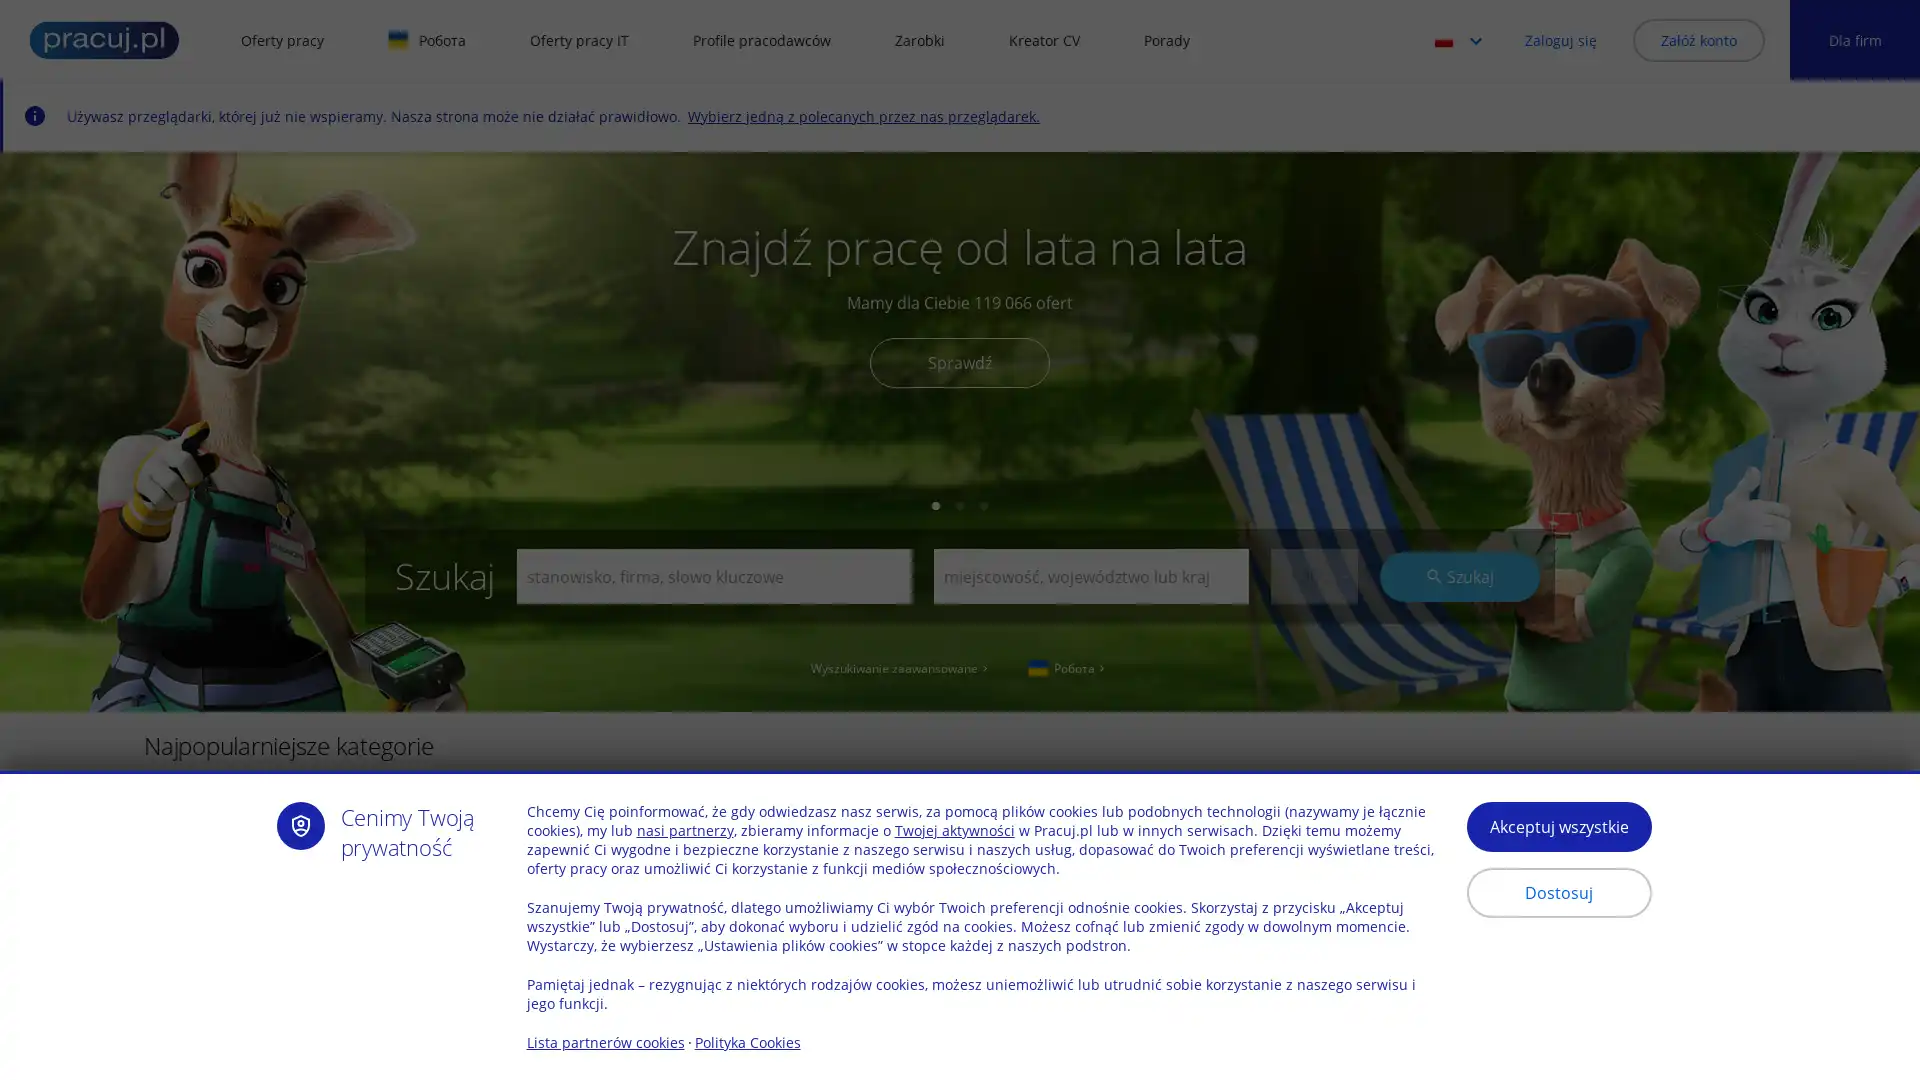  What do you see at coordinates (1313, 617) in the screenshot?
I see `+ 0 km` at bounding box center [1313, 617].